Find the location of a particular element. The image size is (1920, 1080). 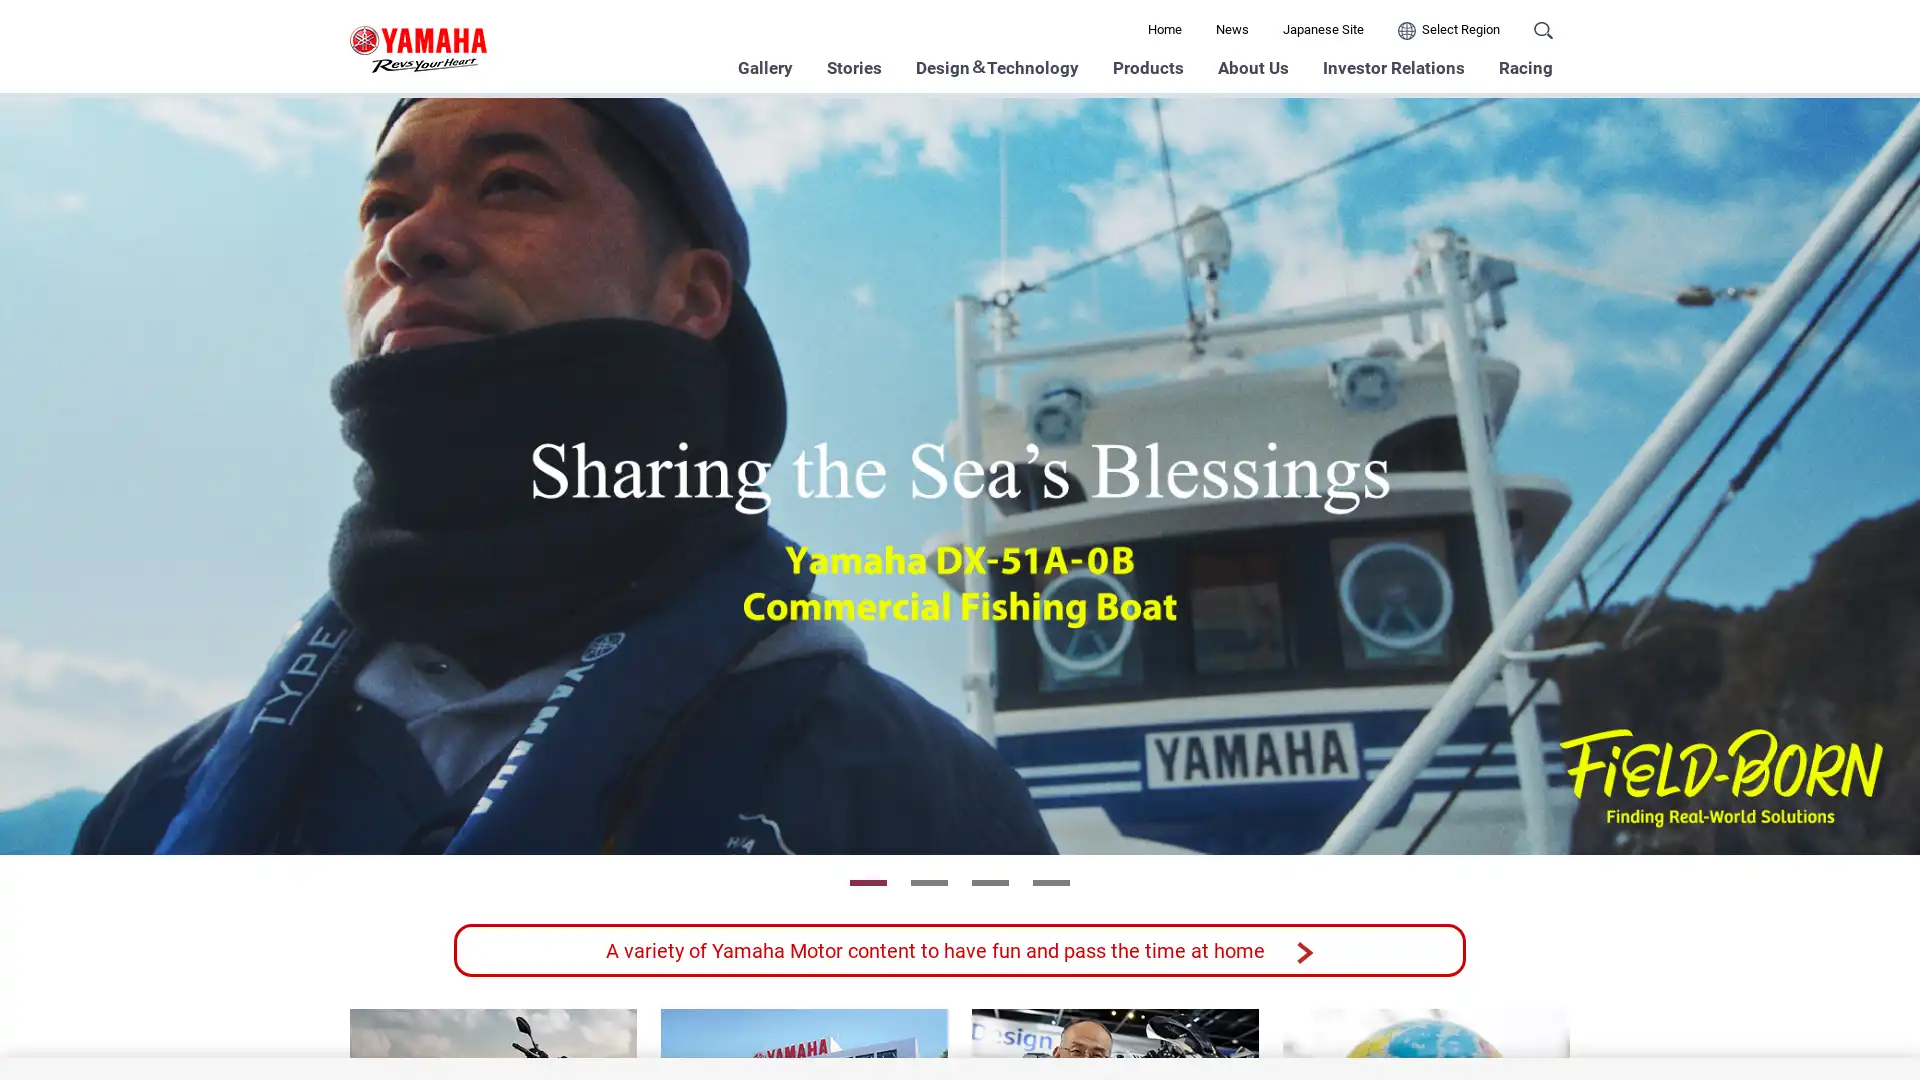

OK is located at coordinates (1584, 1020).